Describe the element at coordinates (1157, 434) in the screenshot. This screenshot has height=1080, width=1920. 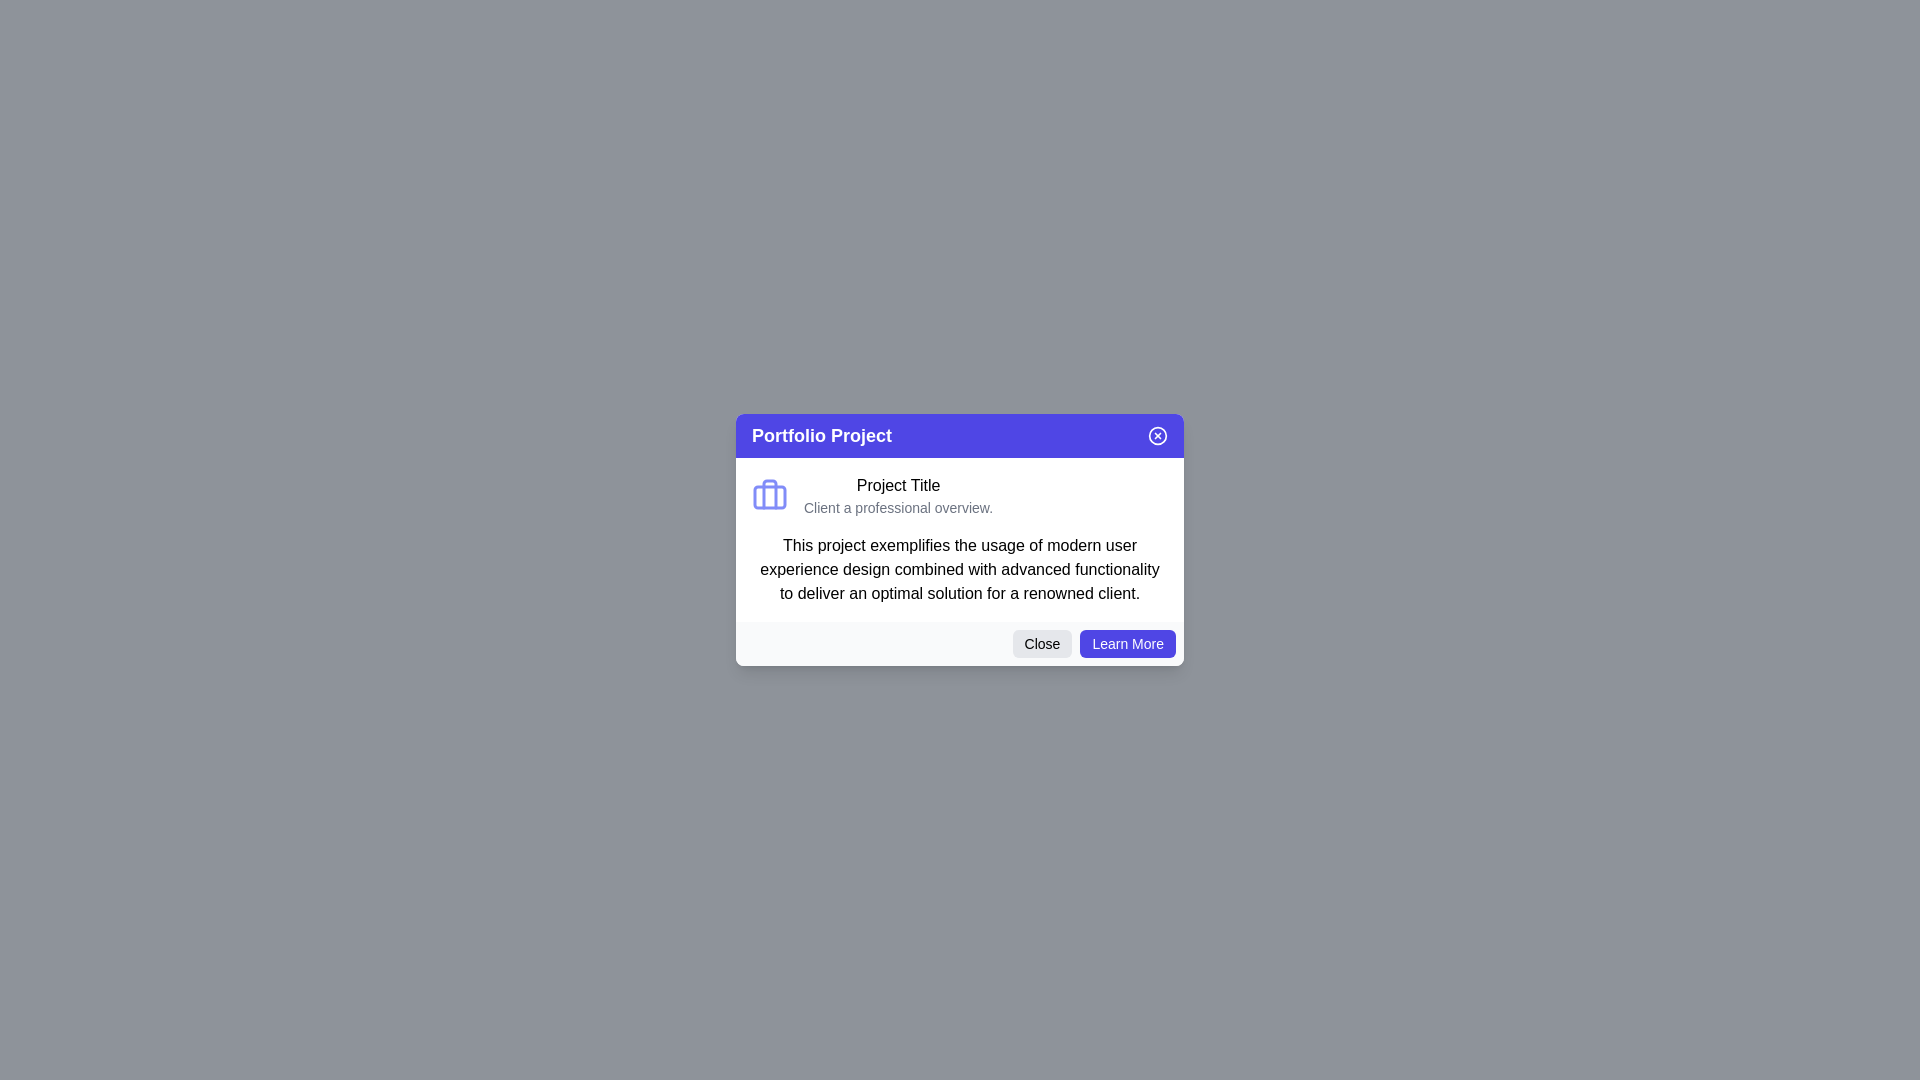
I see `the close button located at the far-right end of the blue header in the dialog box` at that location.